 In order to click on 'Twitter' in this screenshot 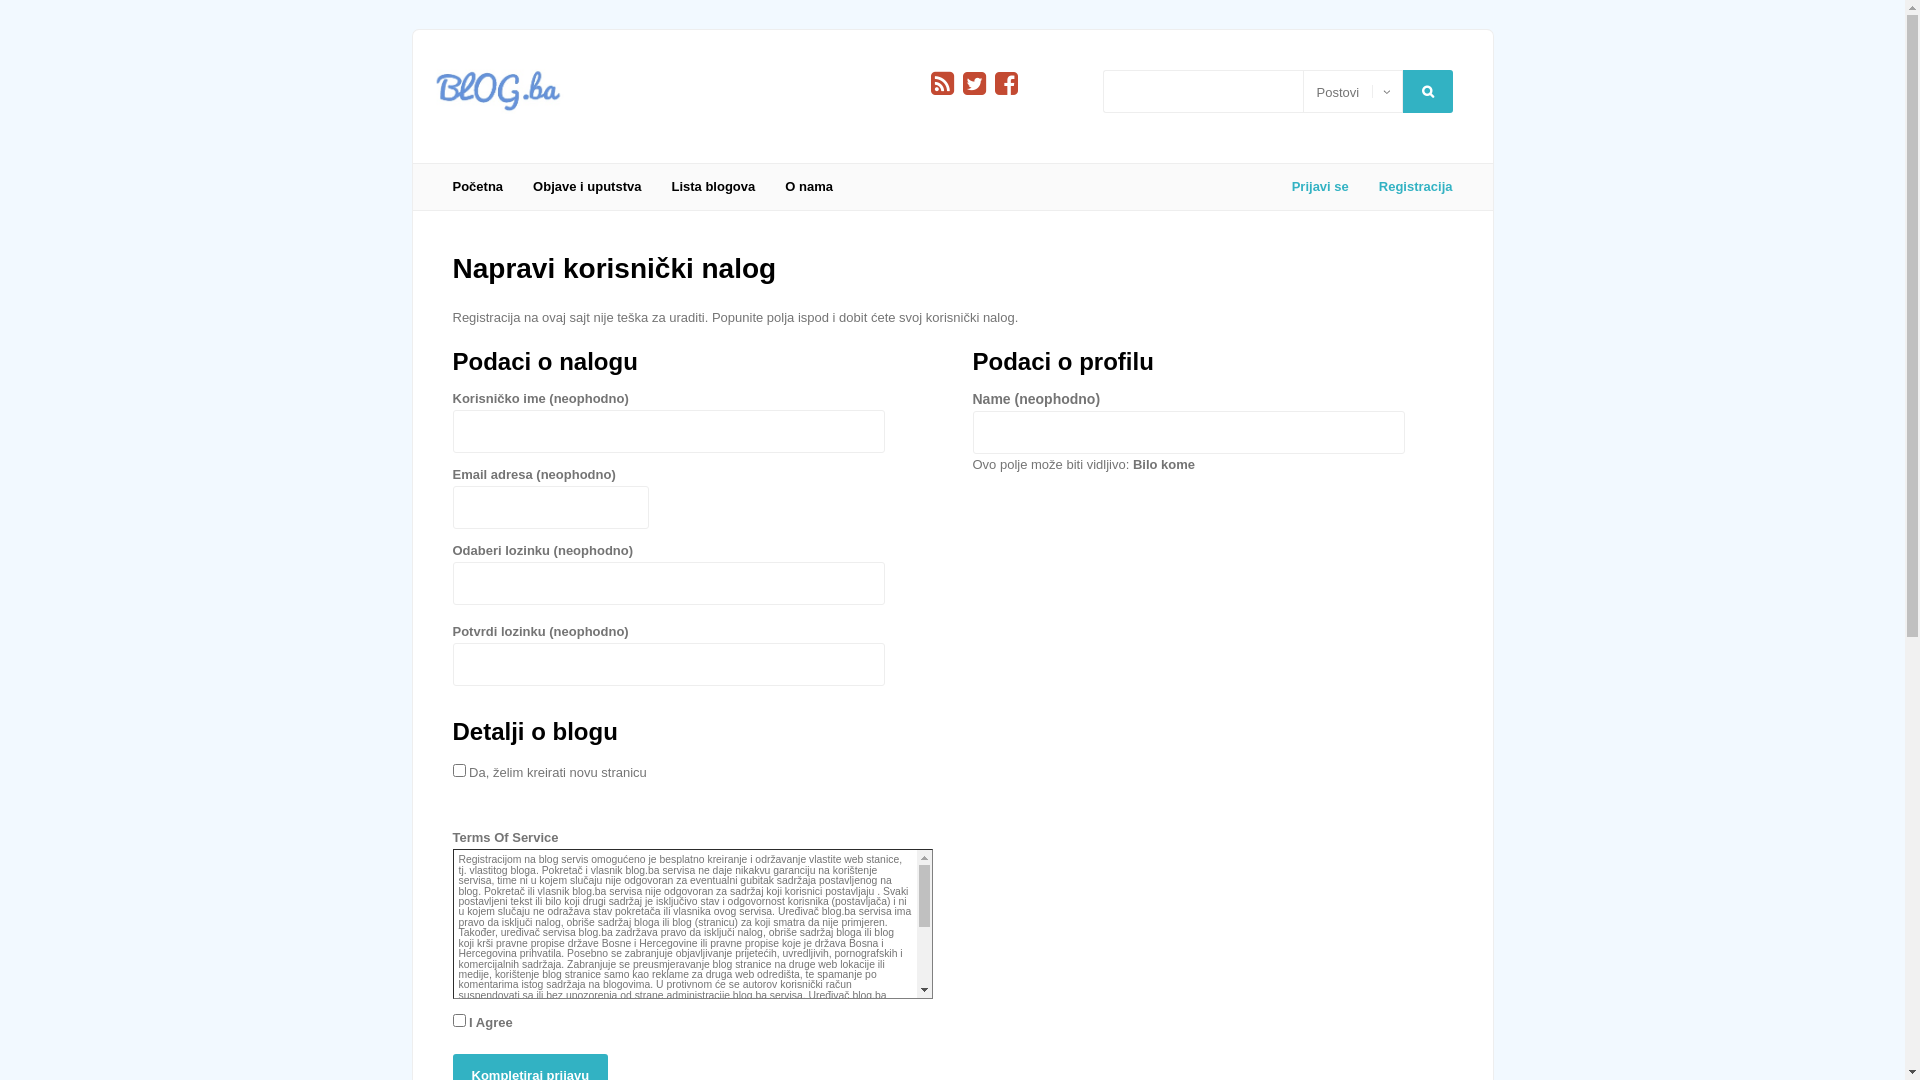, I will do `click(974, 82)`.